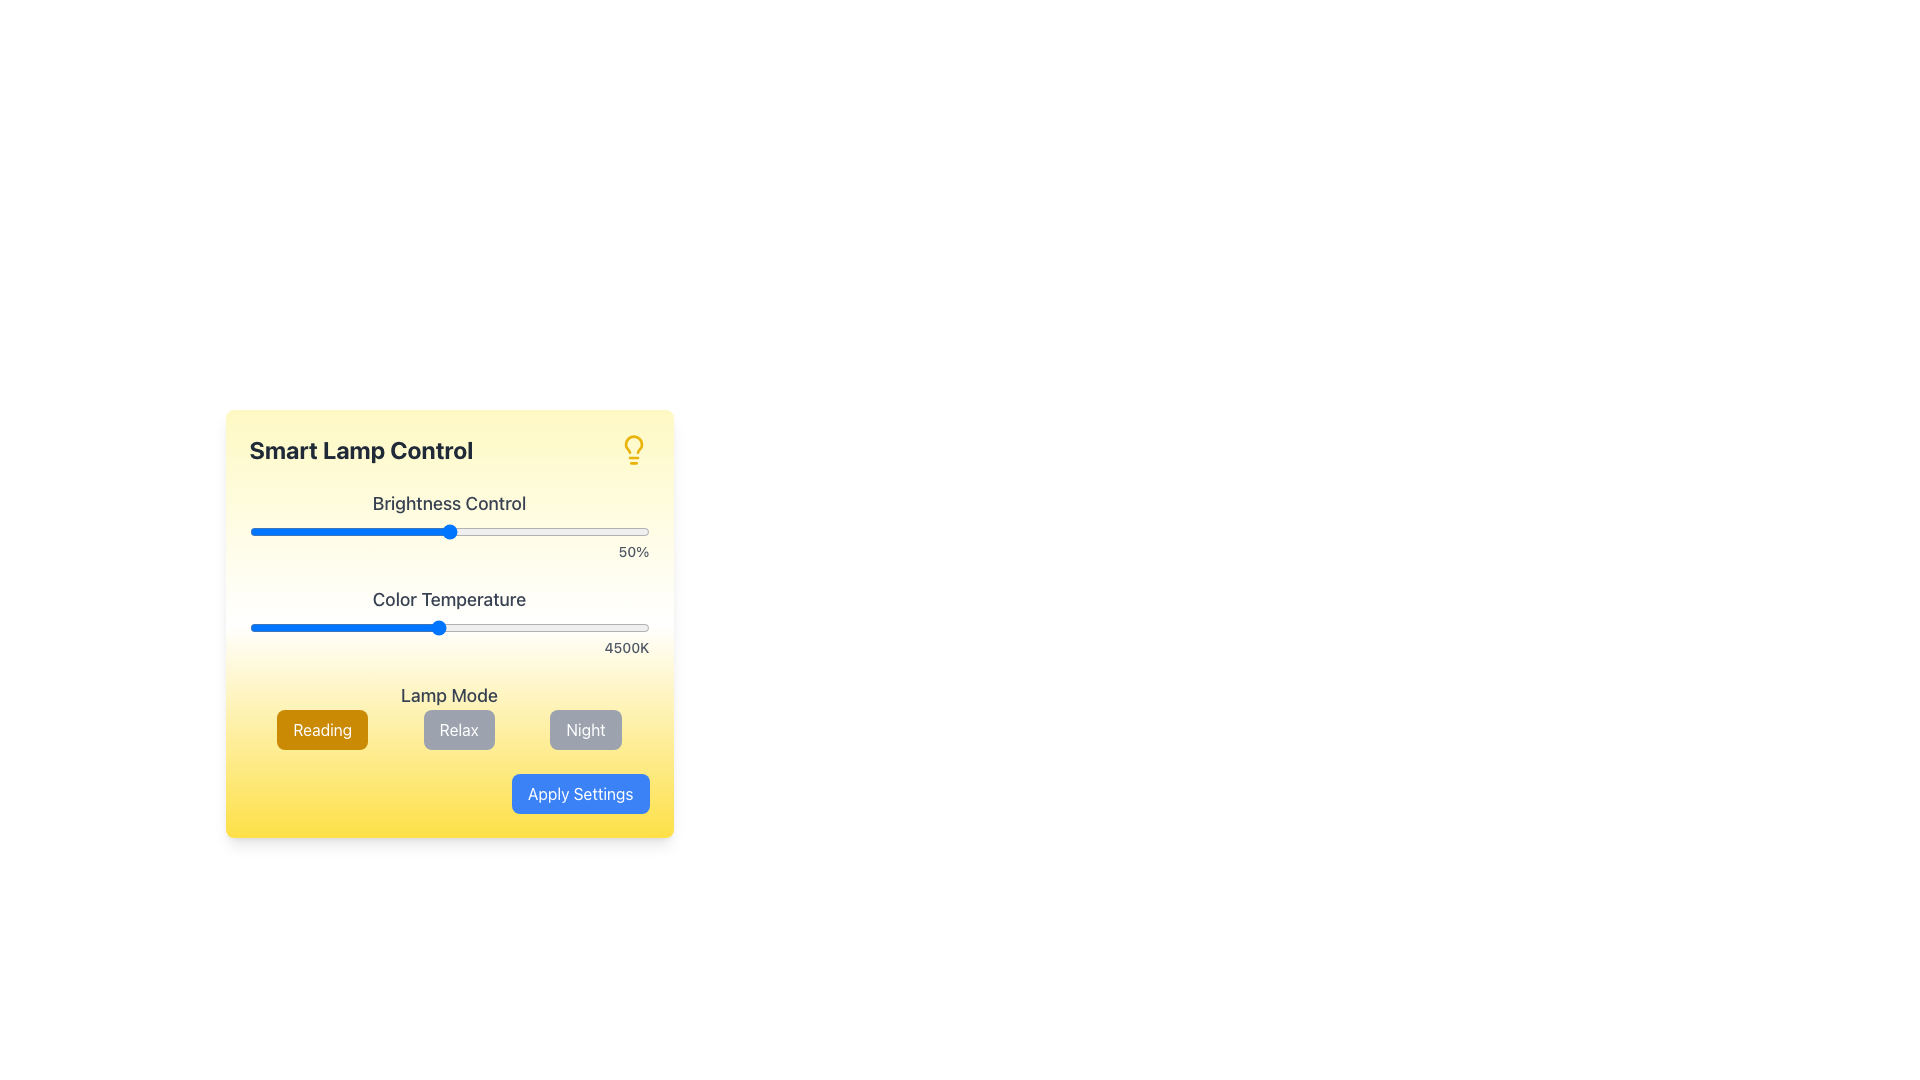  What do you see at coordinates (448, 648) in the screenshot?
I see `the text label displaying '4500K' located to the right of the horizontal slider bar in the 'Color Temperature' section` at bounding box center [448, 648].